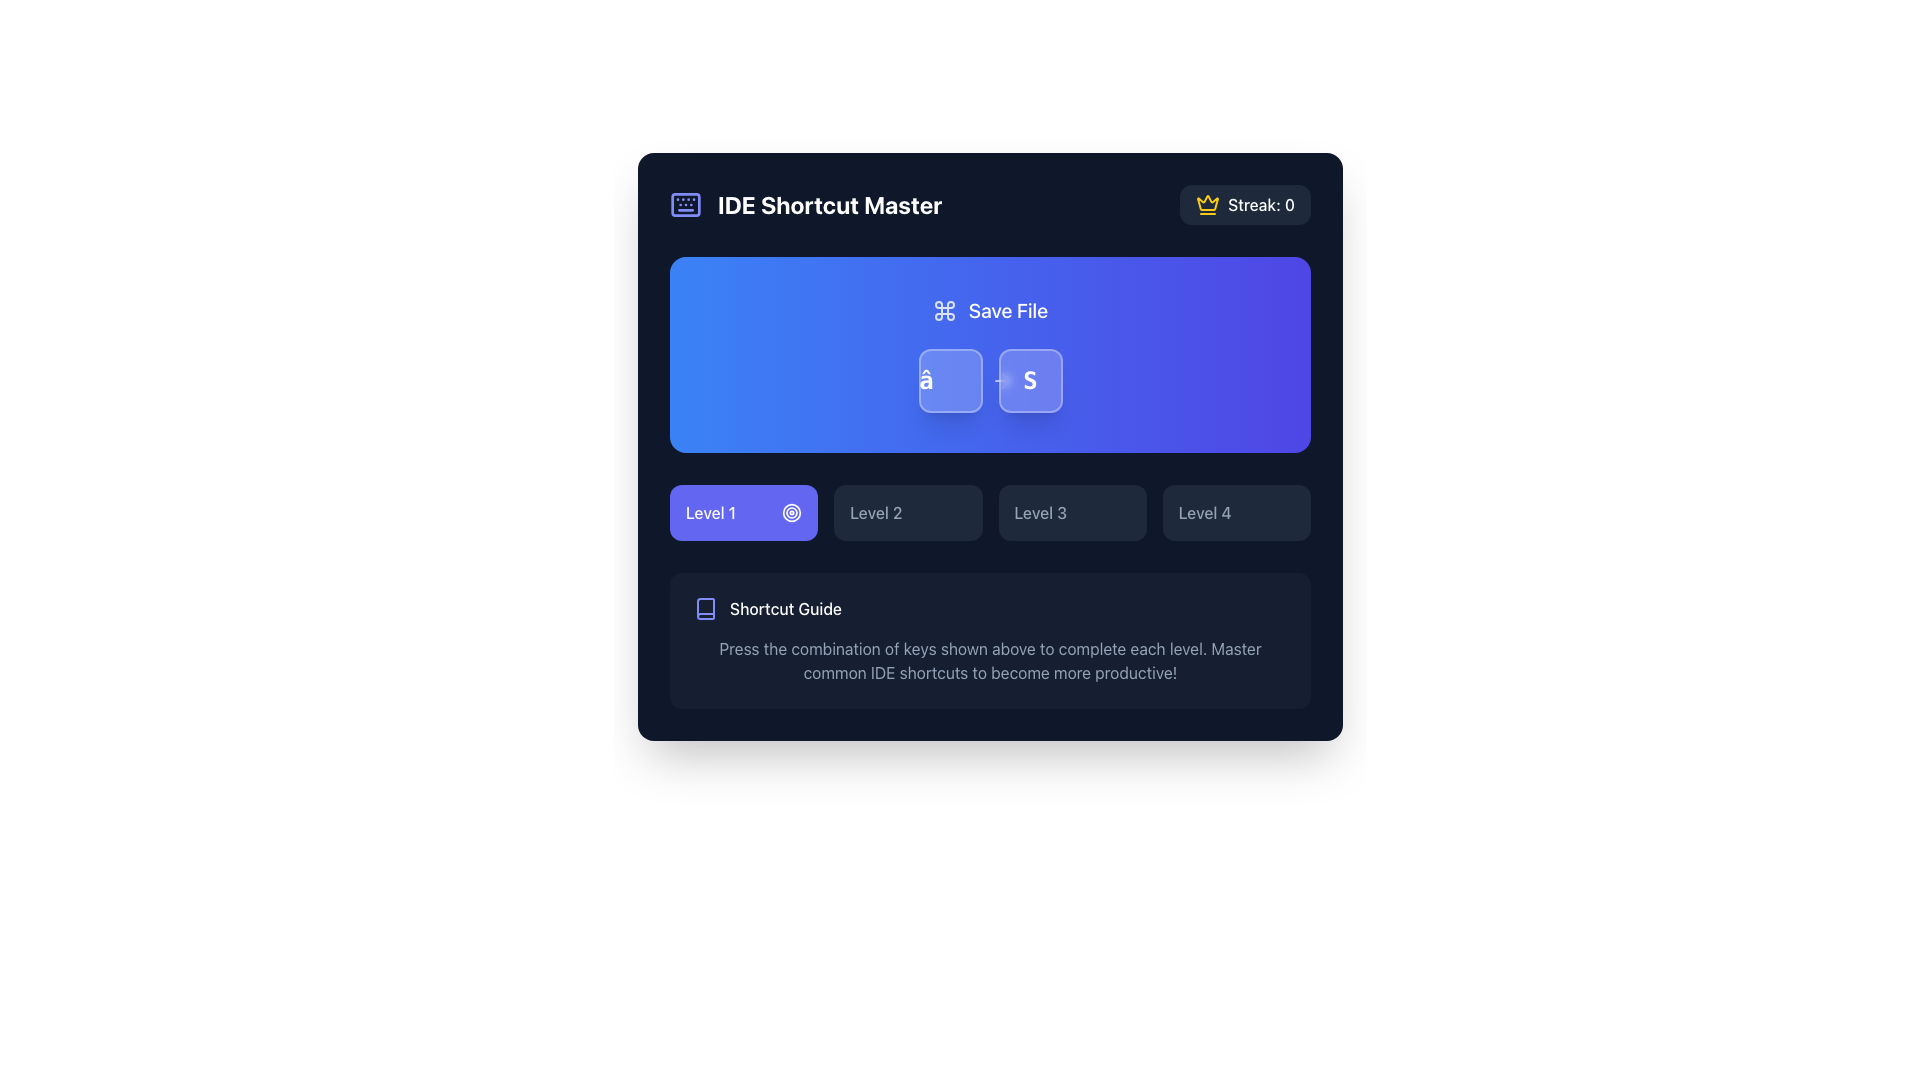 This screenshot has width=1920, height=1080. What do you see at coordinates (1207, 204) in the screenshot?
I see `the crown icon that denotes a streak or achievement status, located to the left of the 'Streak: 0' text` at bounding box center [1207, 204].